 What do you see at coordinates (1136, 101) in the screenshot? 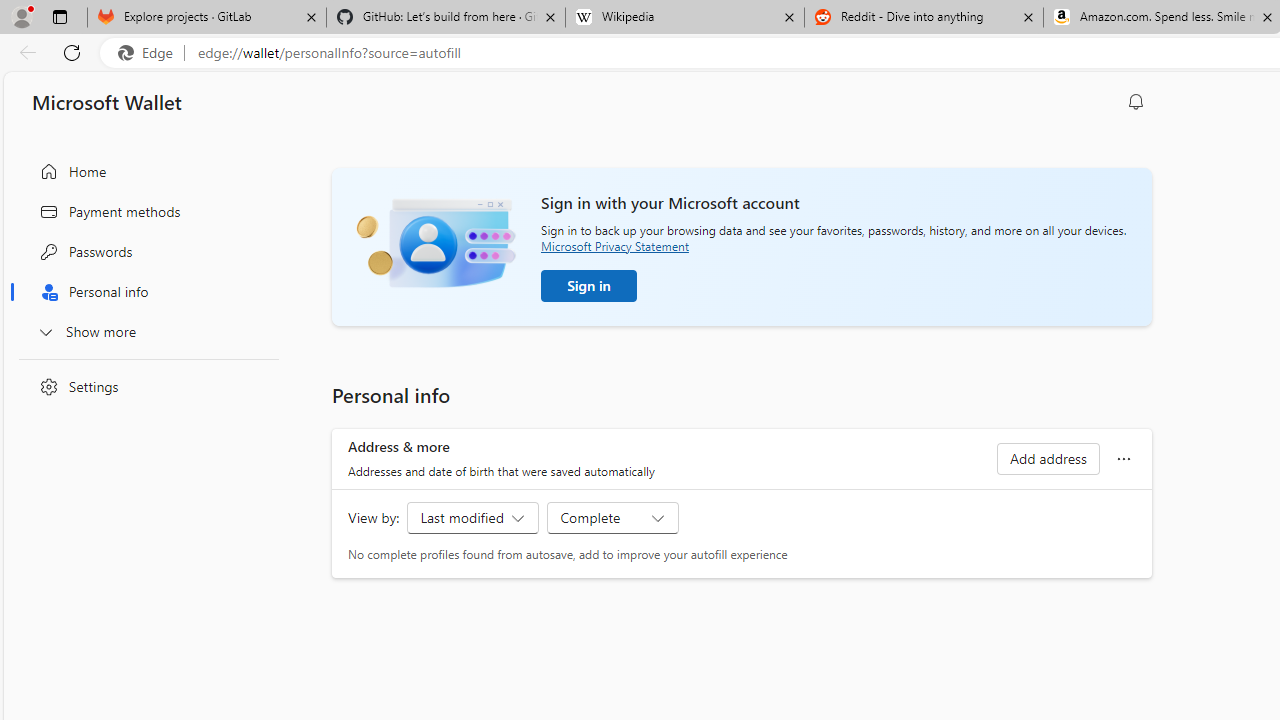
I see `'Notification'` at bounding box center [1136, 101].